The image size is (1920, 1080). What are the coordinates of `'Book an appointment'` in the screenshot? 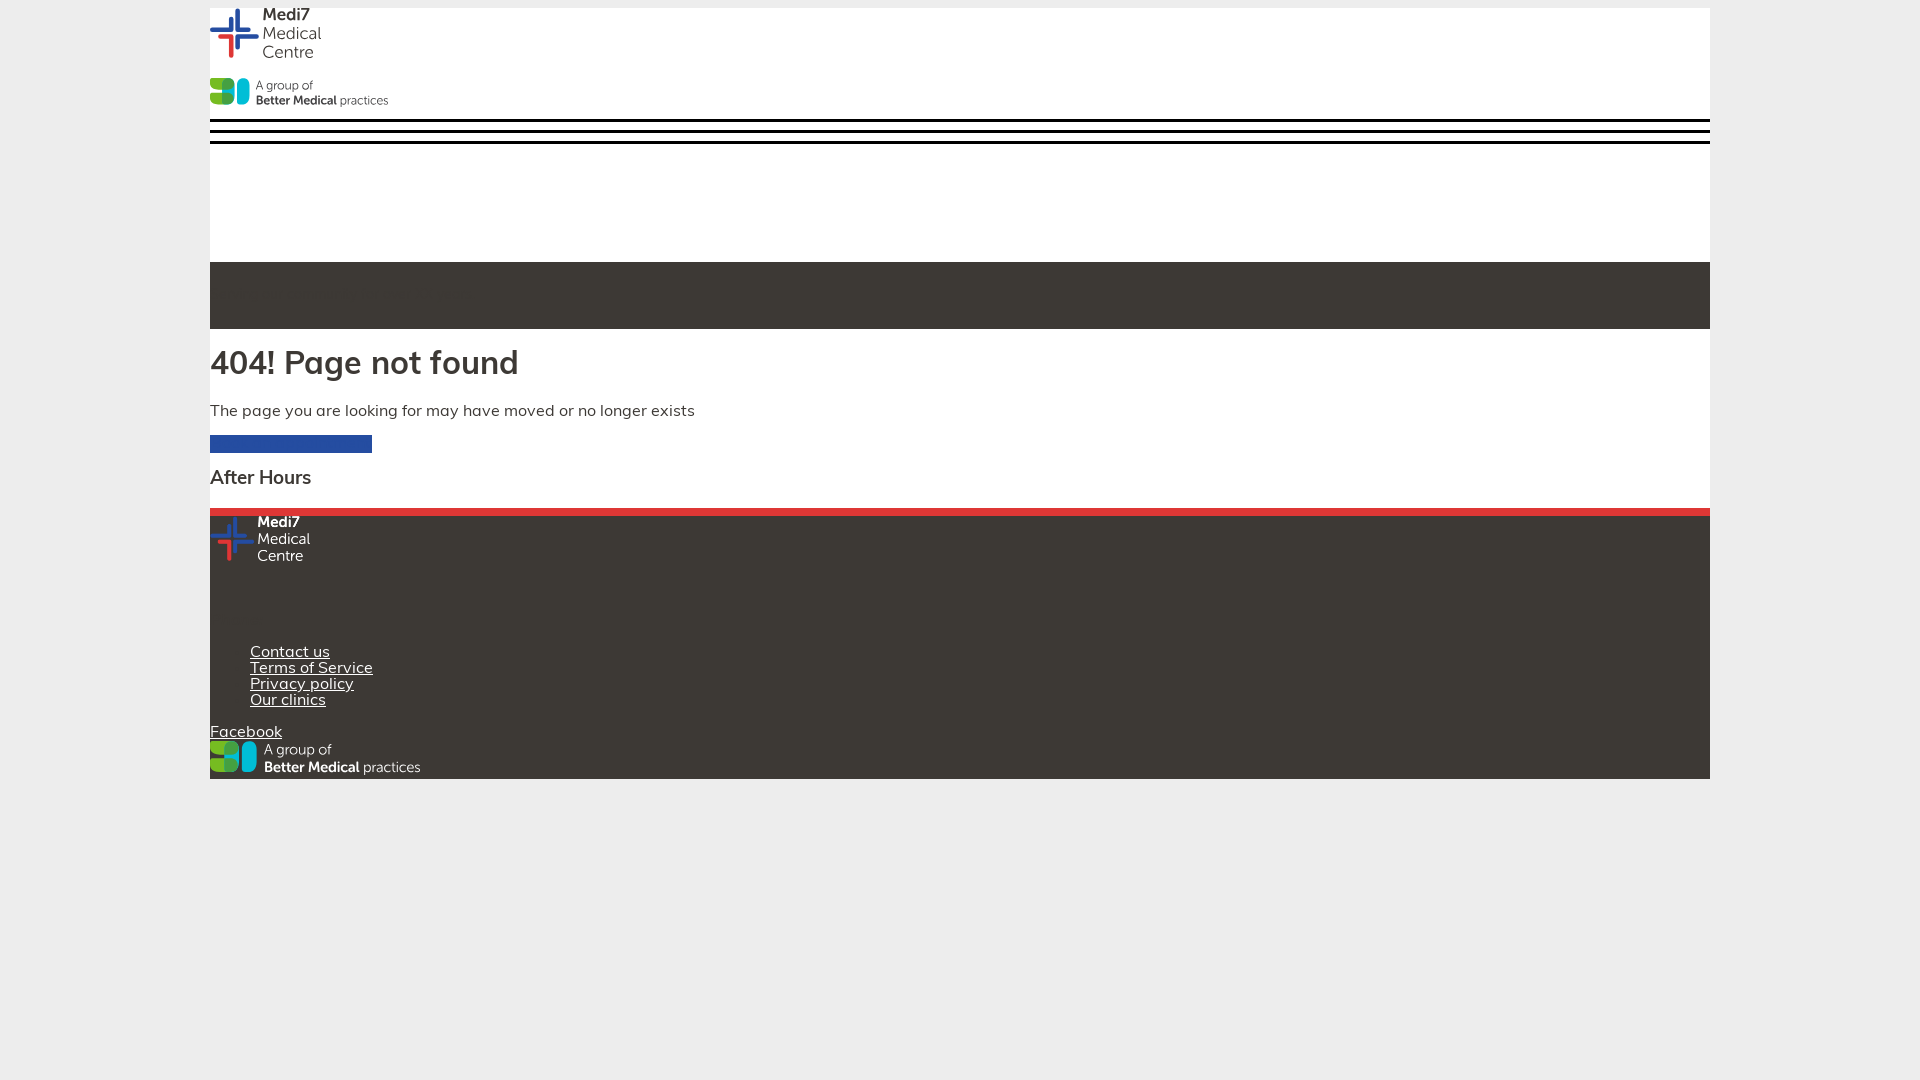 It's located at (210, 442).